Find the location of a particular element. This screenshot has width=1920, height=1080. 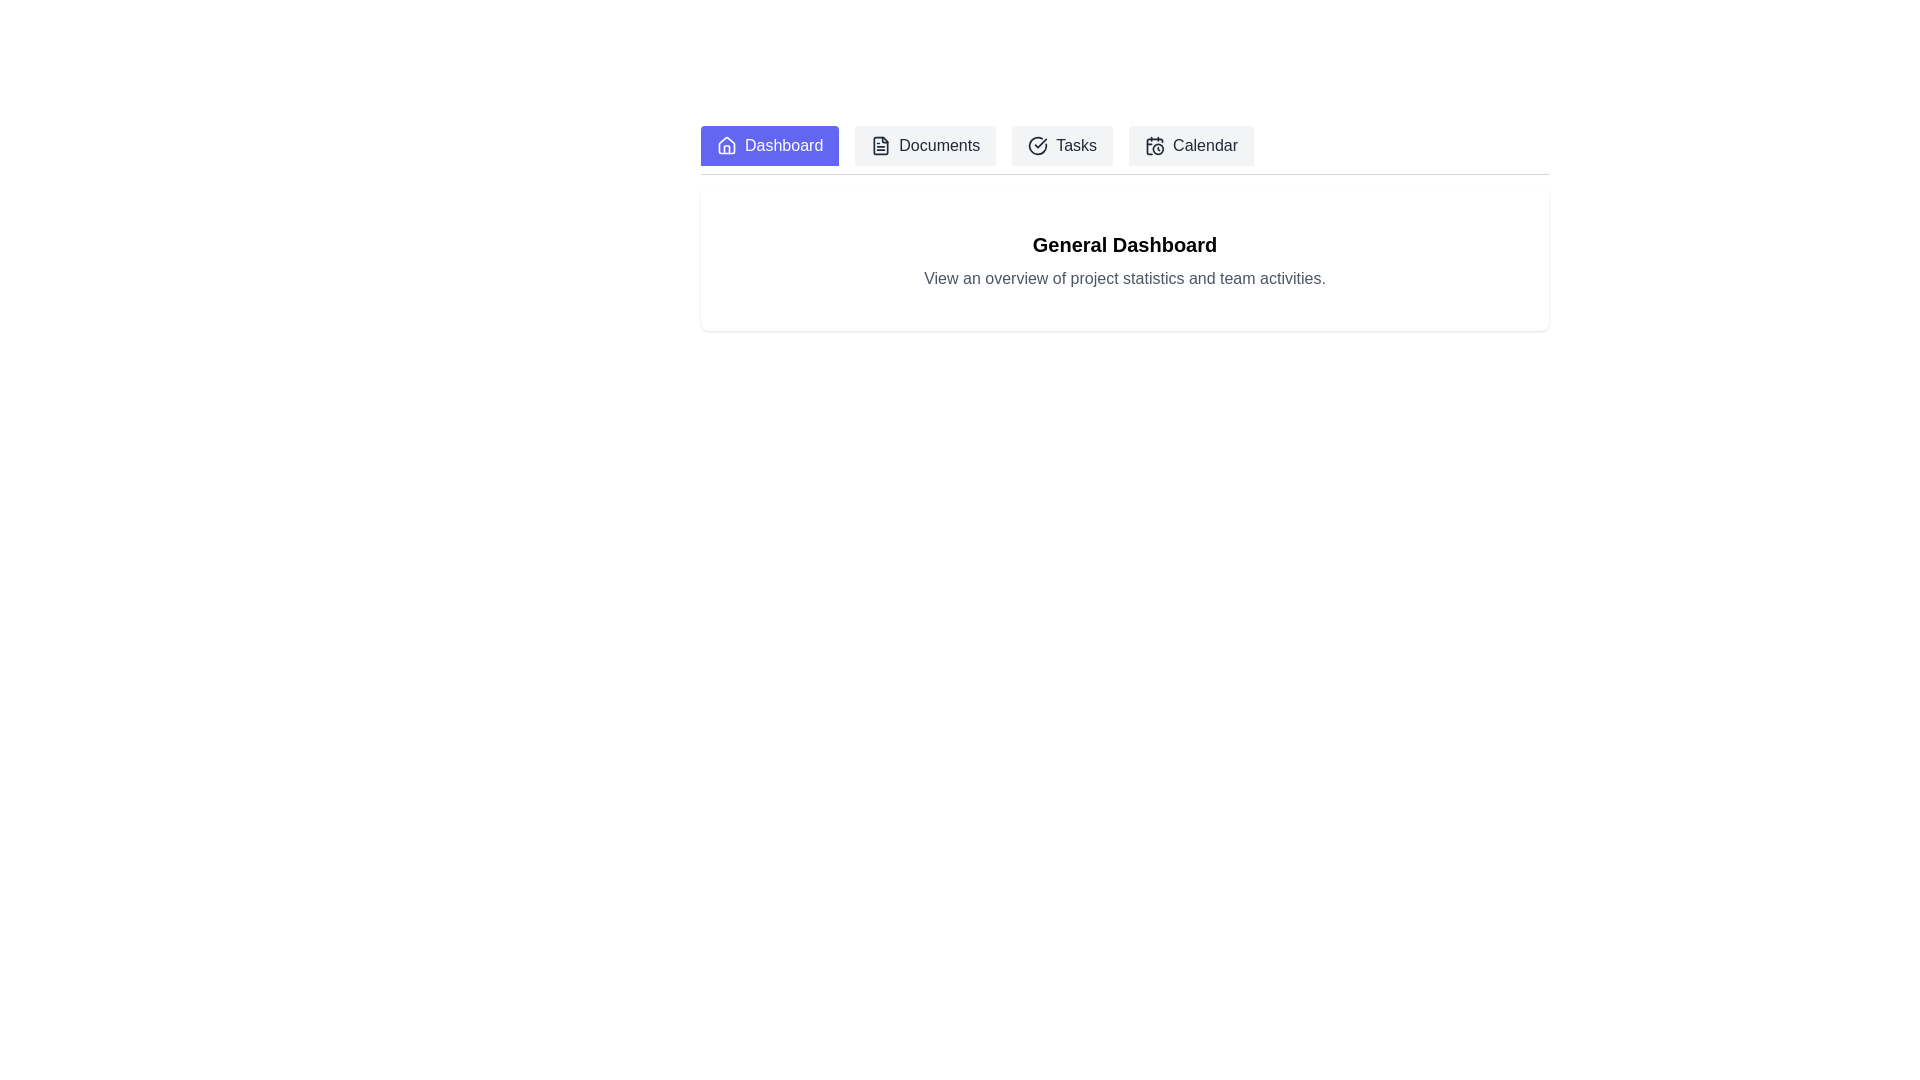

the third button in the navigation bar, which is used for task management is located at coordinates (1061, 145).